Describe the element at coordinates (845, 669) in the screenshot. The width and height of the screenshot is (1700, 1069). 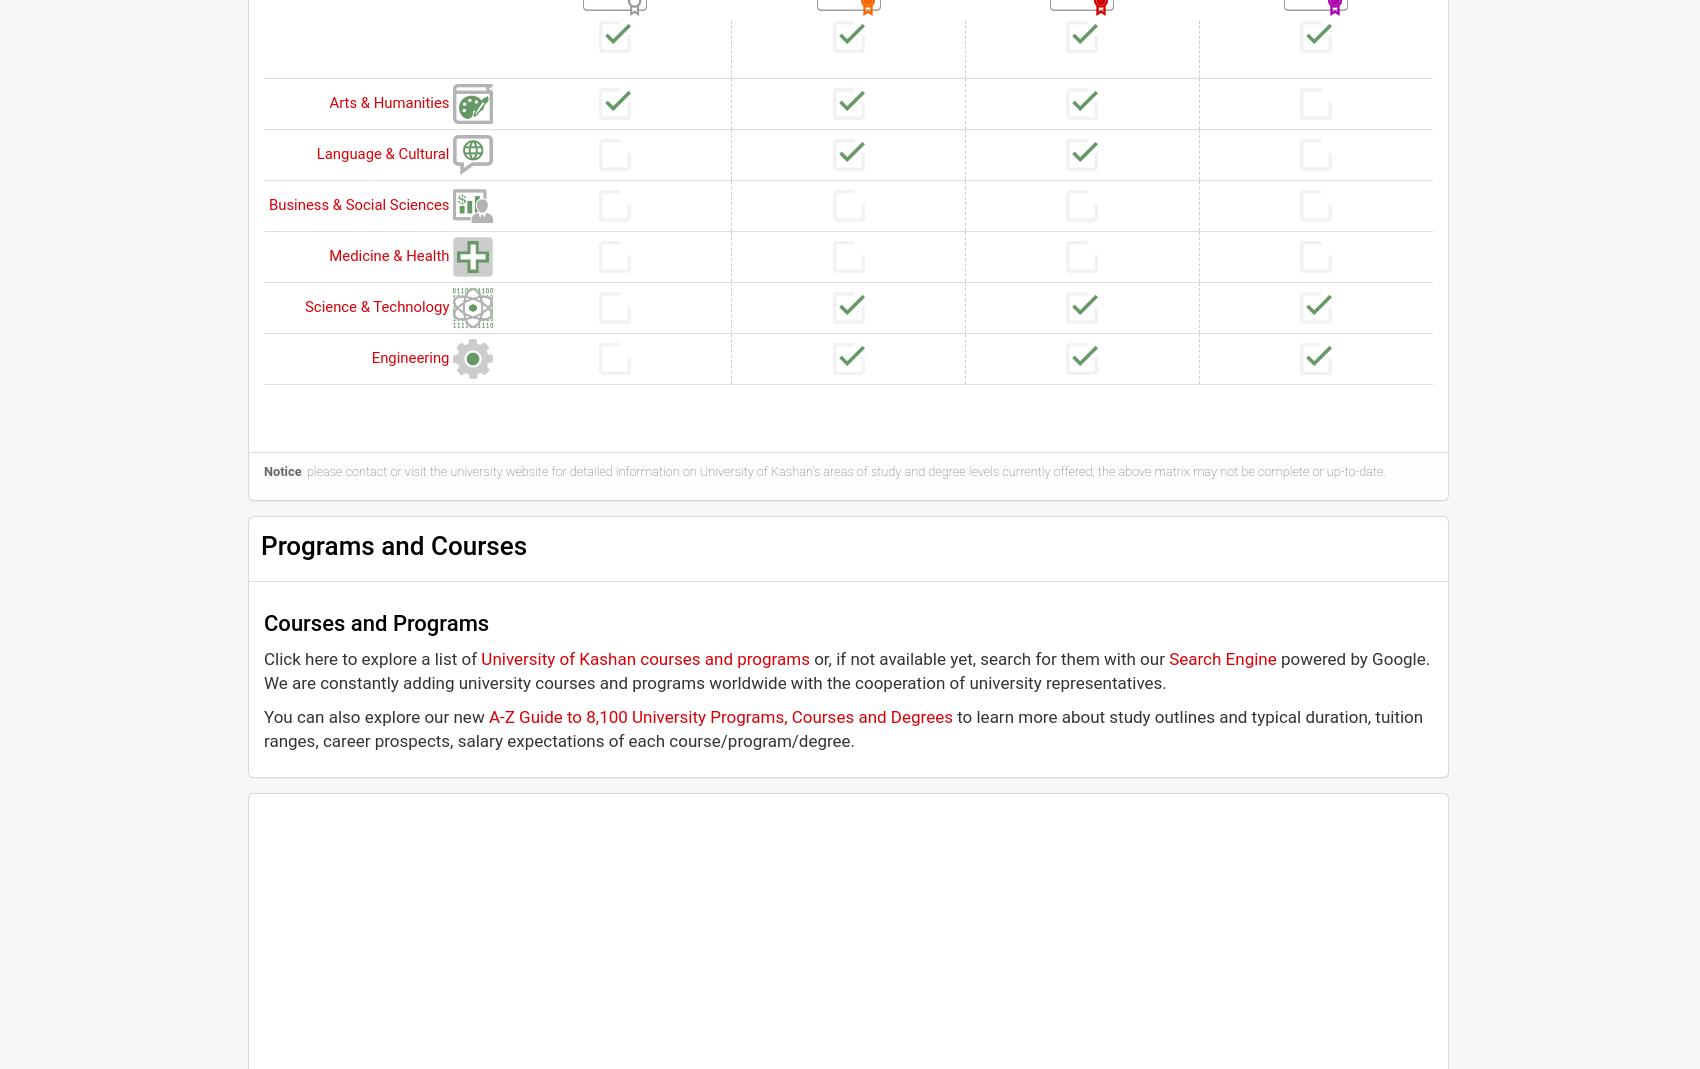
I see `'powered by Google. We are constantly adding university courses and programs worldwide with the cooperation of university representatives.'` at that location.